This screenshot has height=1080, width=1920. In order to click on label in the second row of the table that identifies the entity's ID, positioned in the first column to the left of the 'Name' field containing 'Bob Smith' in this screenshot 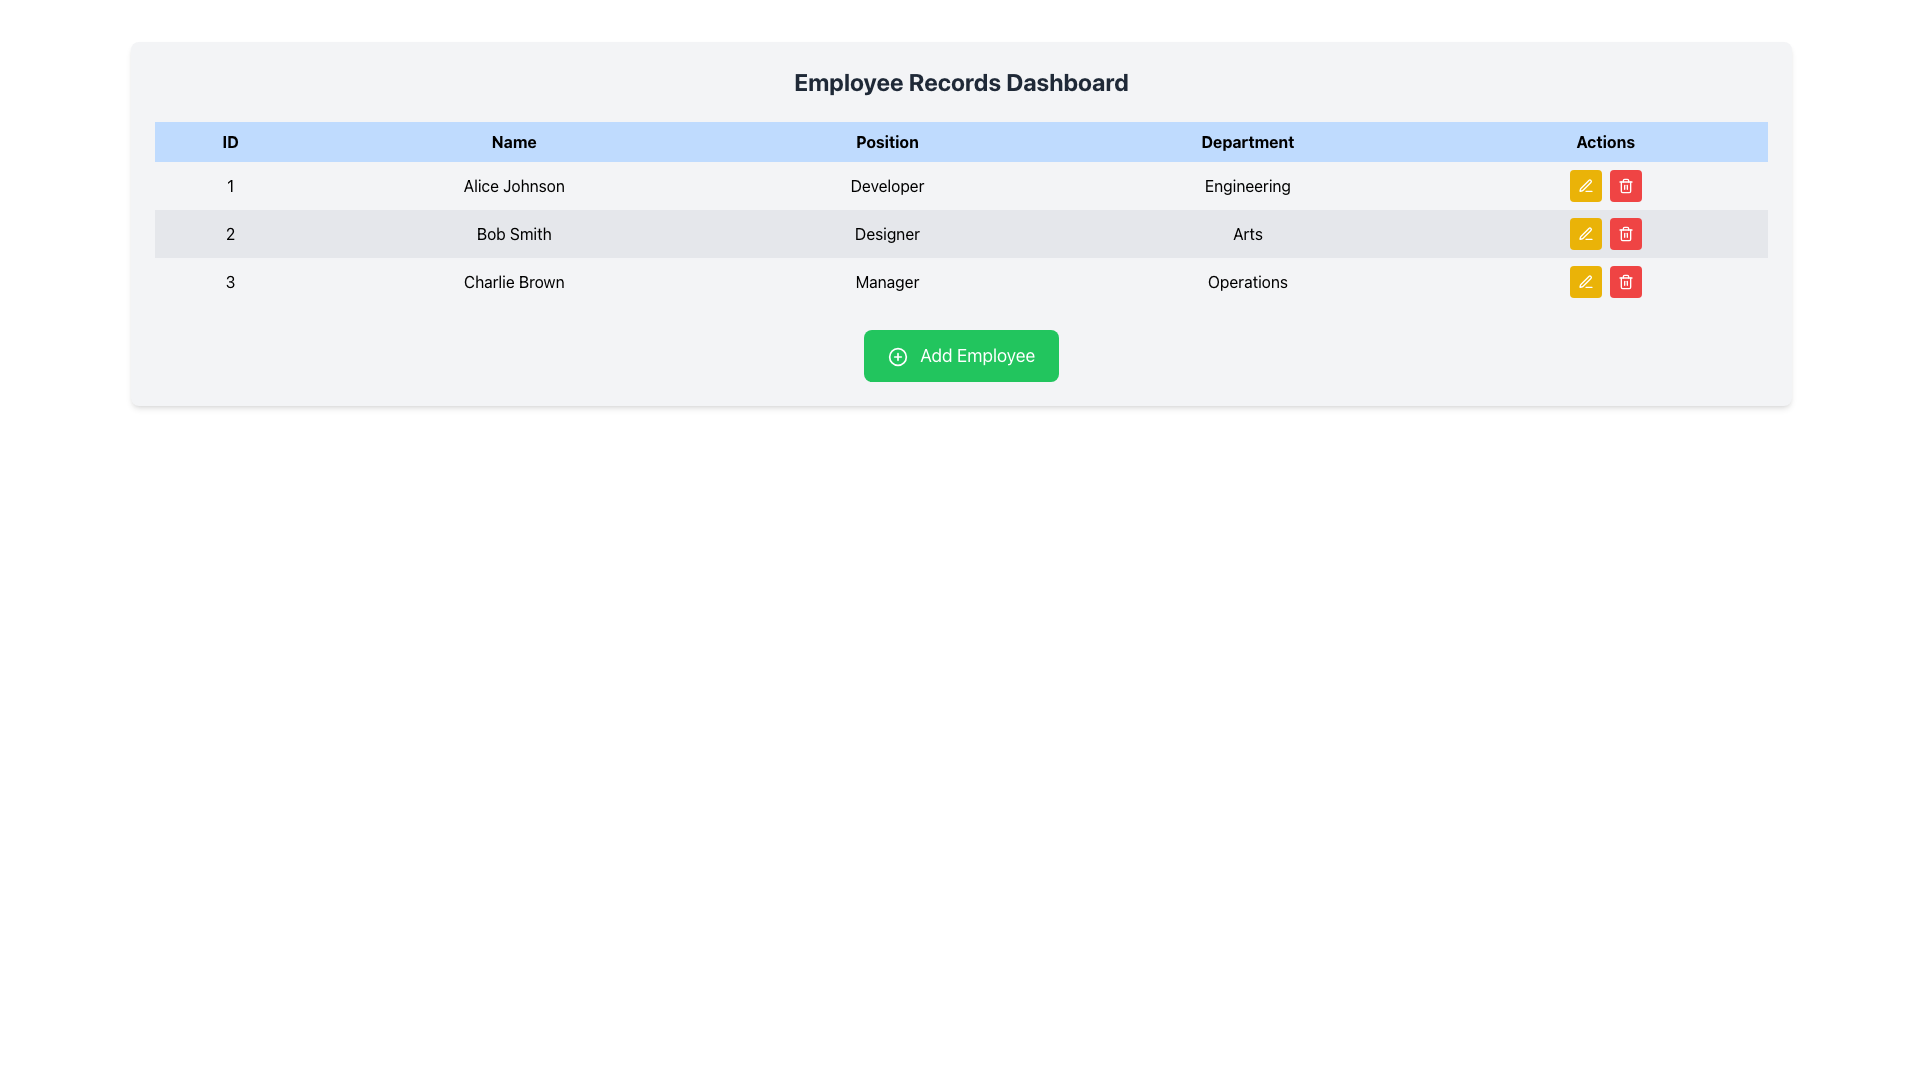, I will do `click(230, 233)`.